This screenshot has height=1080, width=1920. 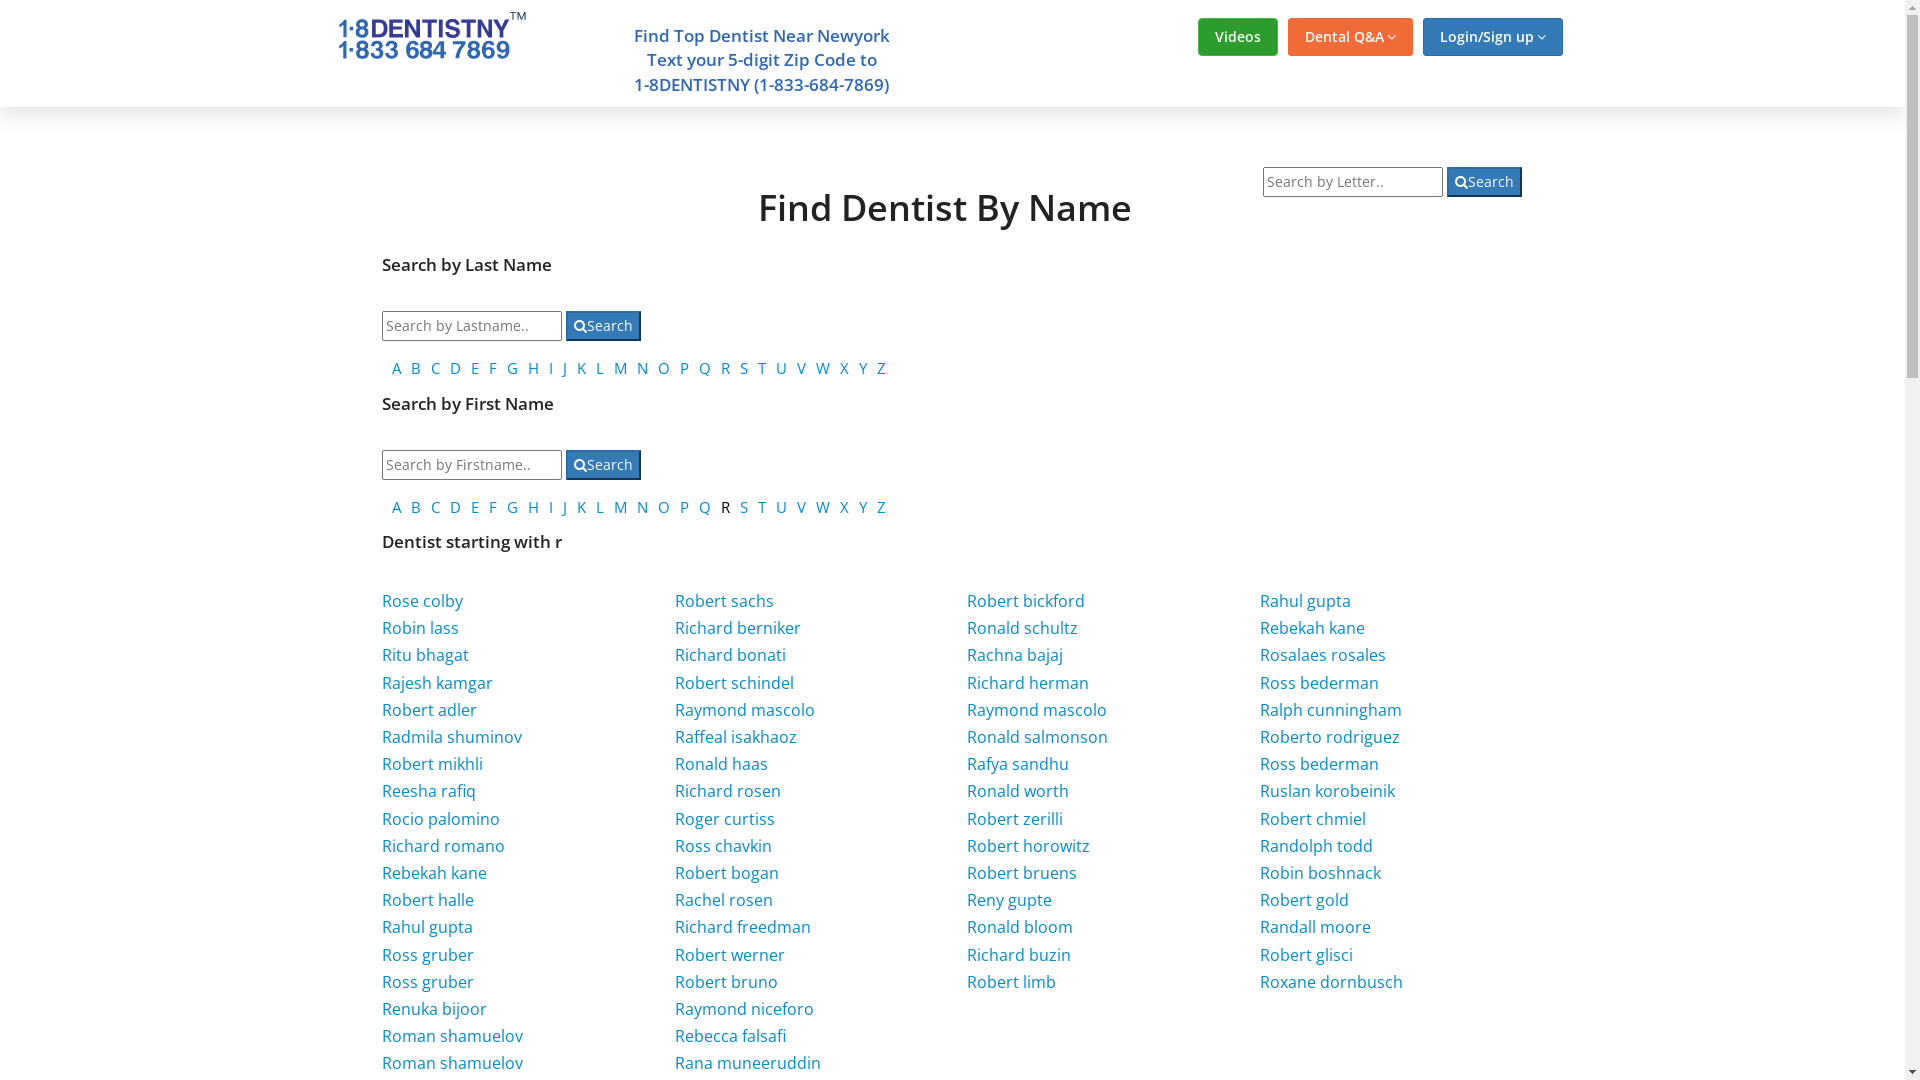 I want to click on 'Login/Sign up', so click(x=1492, y=37).